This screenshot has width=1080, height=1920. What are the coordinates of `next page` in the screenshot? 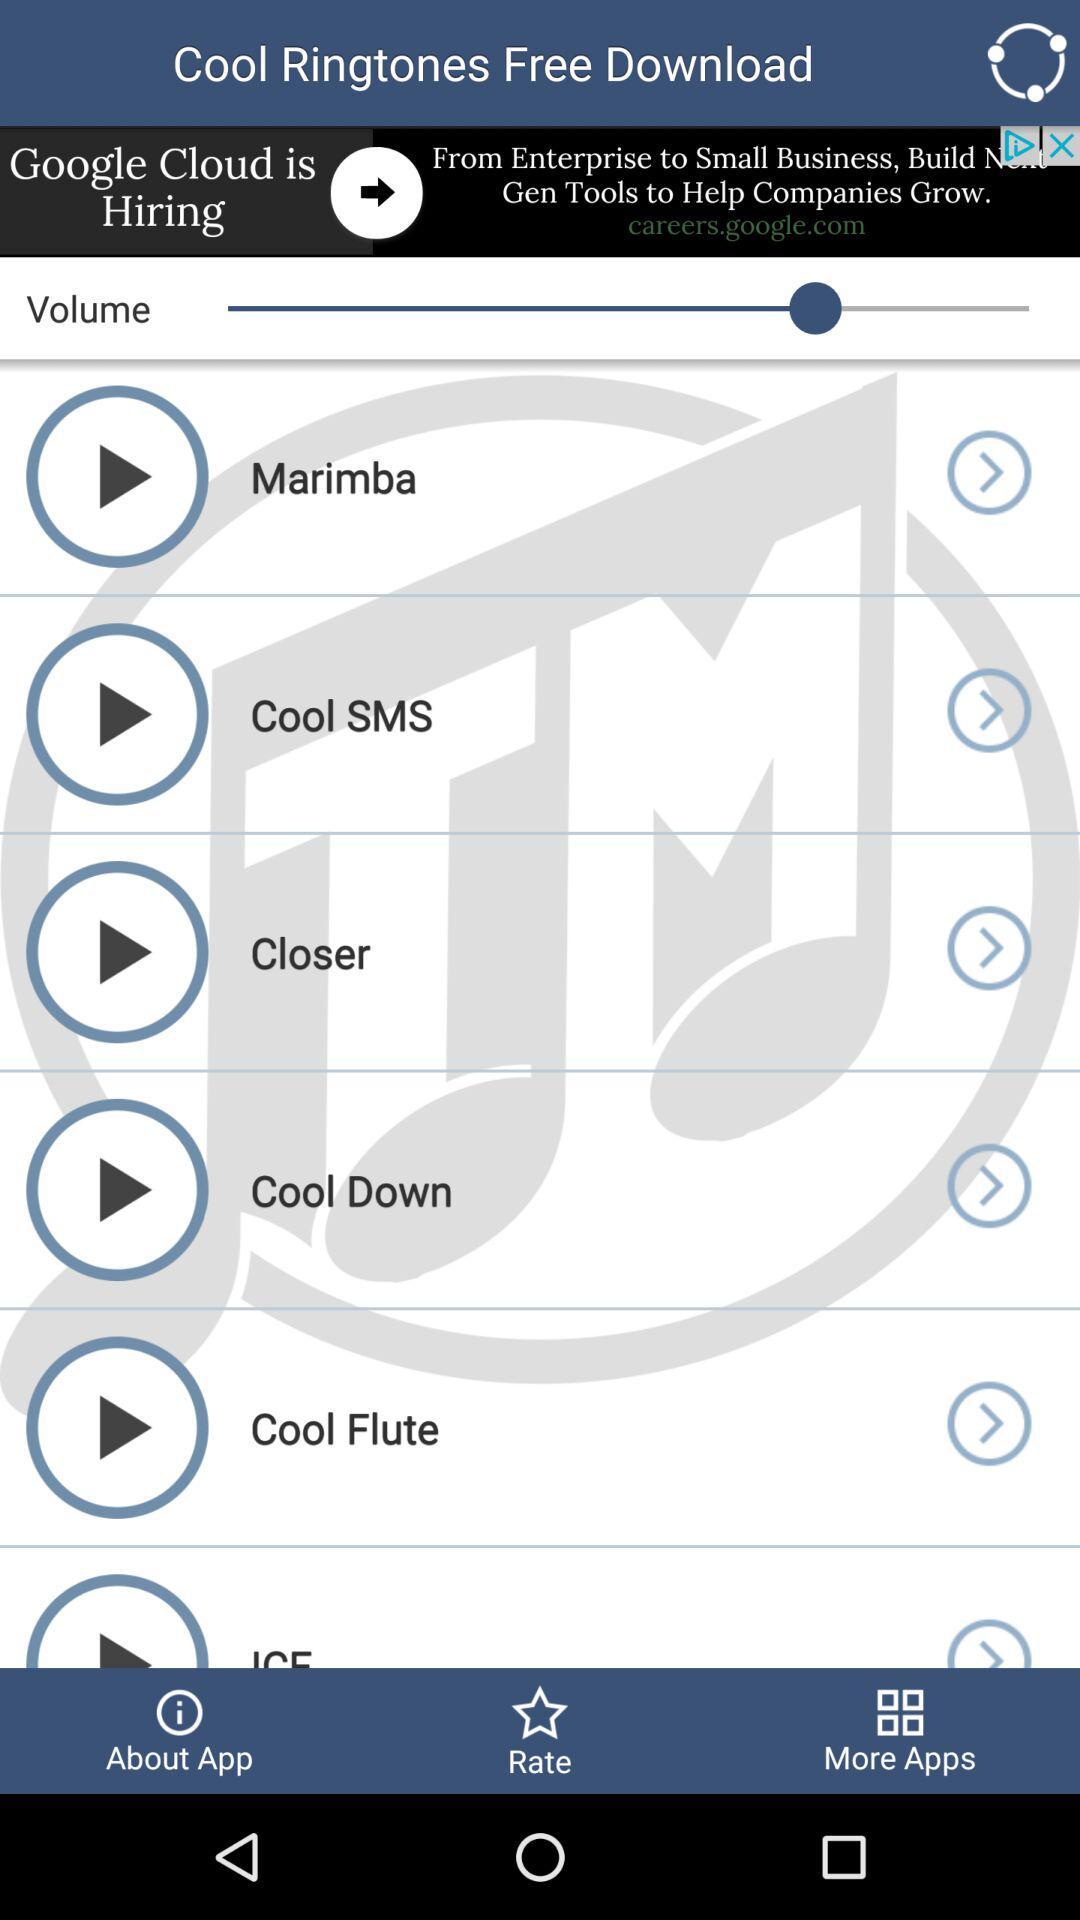 It's located at (987, 475).